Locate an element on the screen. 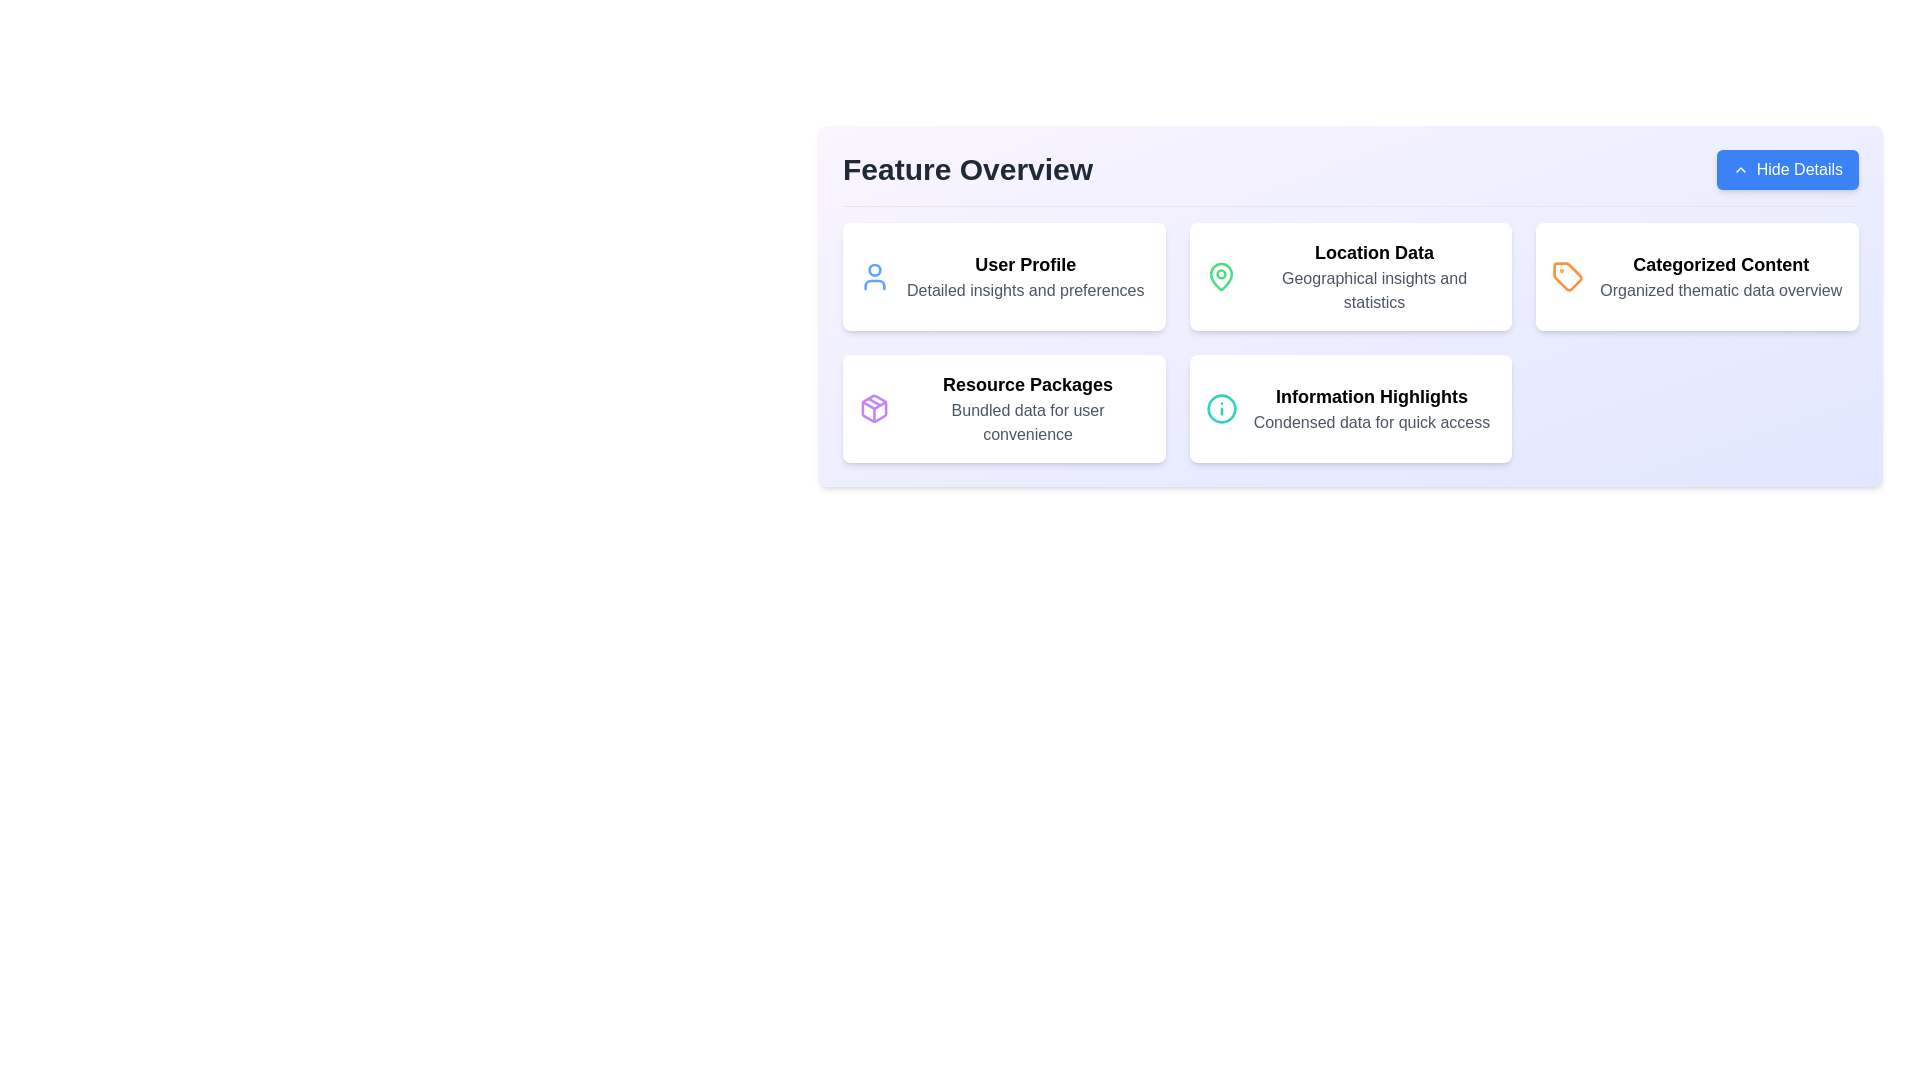 Image resolution: width=1920 pixels, height=1080 pixels. the associated information in context is located at coordinates (1720, 277).